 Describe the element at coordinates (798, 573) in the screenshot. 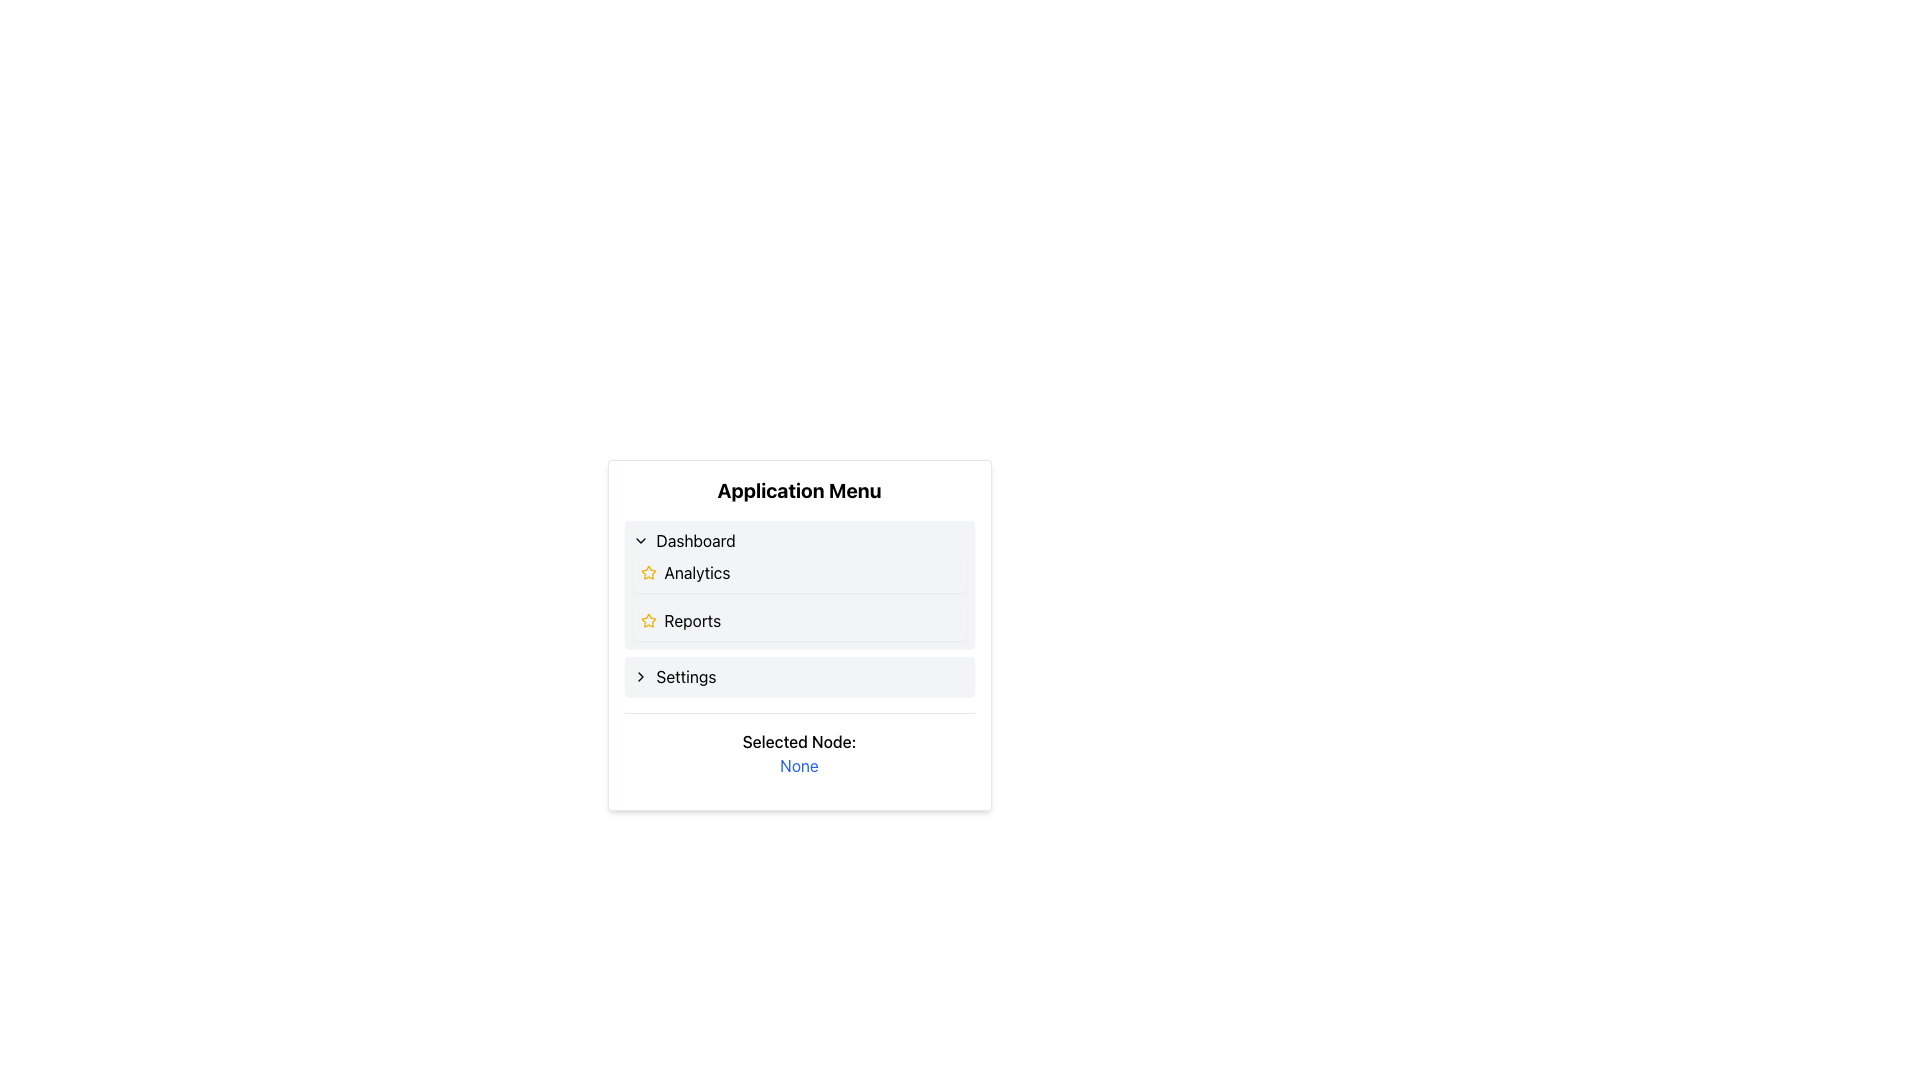

I see `the 'Analytics' menu item located in the second position under the 'Application Menu'` at that location.